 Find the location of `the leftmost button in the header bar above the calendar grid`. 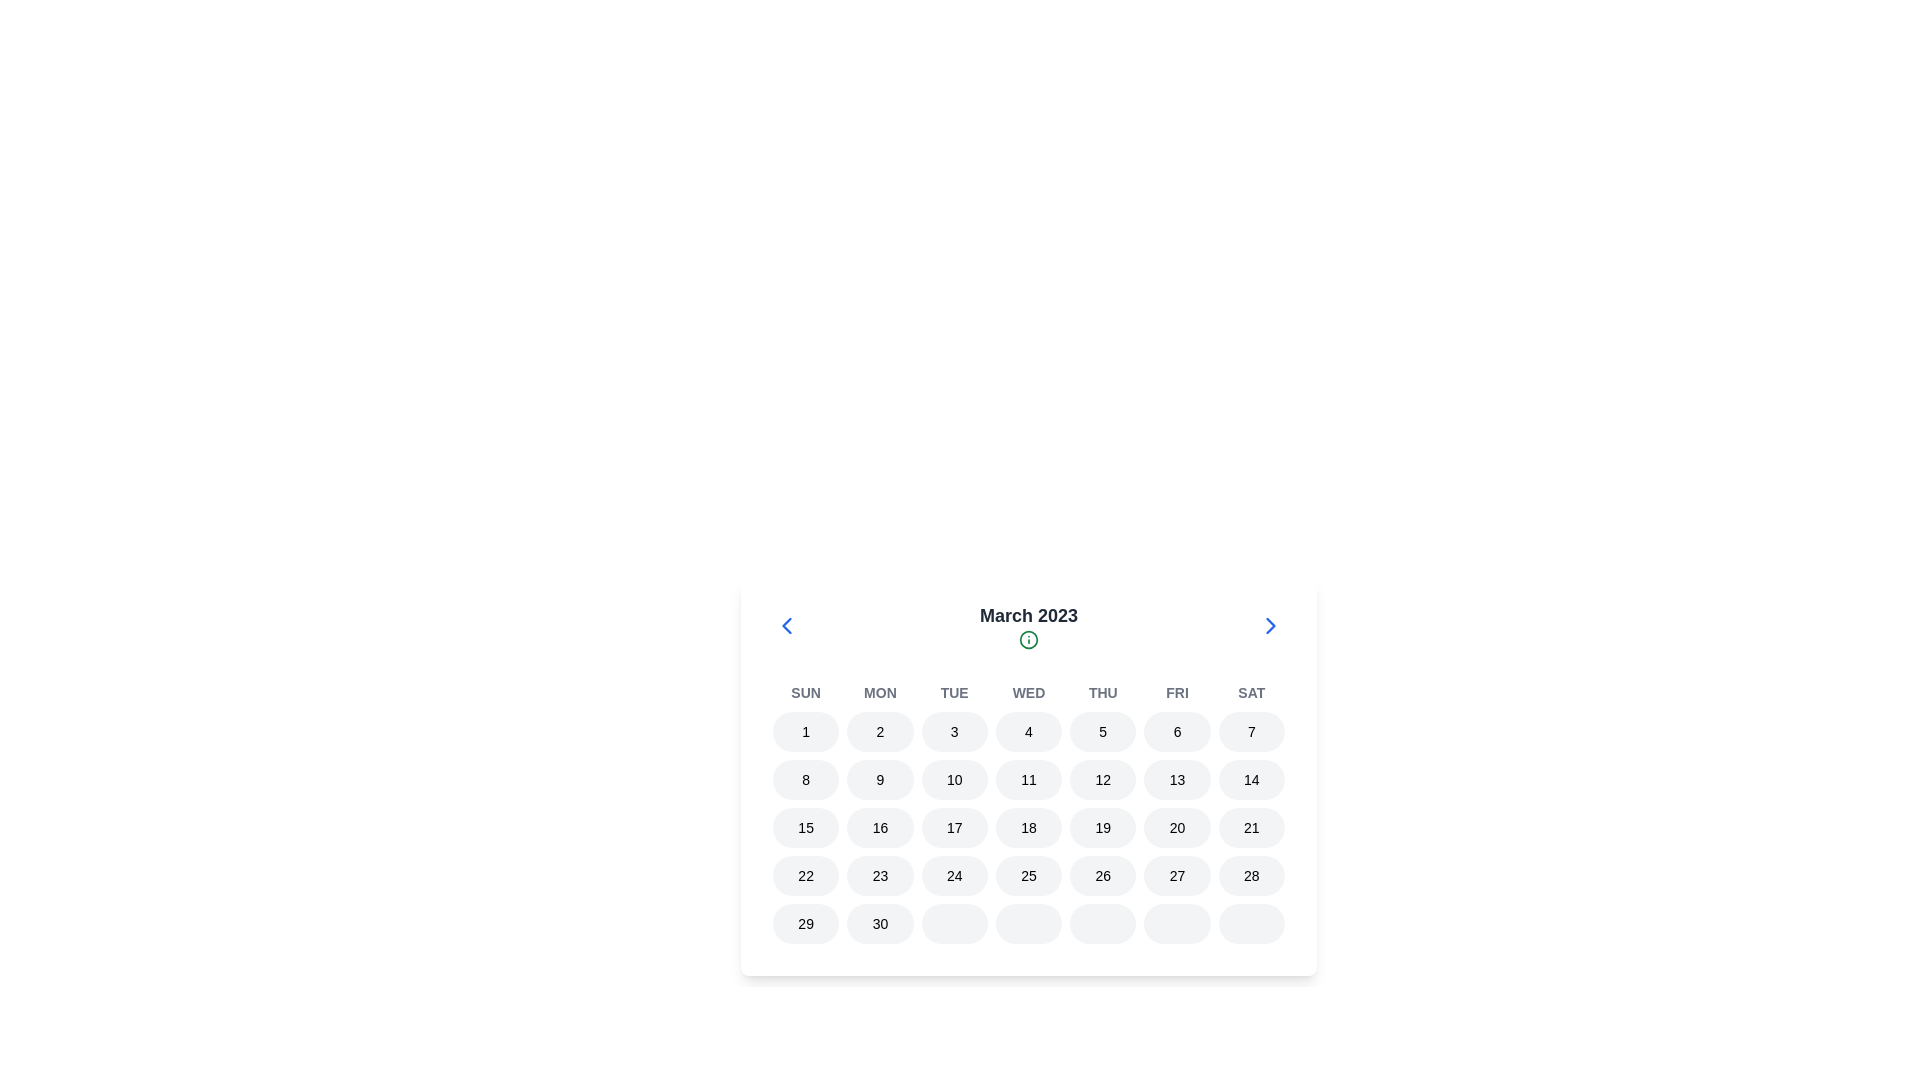

the leftmost button in the header bar above the calendar grid is located at coordinates (786, 624).